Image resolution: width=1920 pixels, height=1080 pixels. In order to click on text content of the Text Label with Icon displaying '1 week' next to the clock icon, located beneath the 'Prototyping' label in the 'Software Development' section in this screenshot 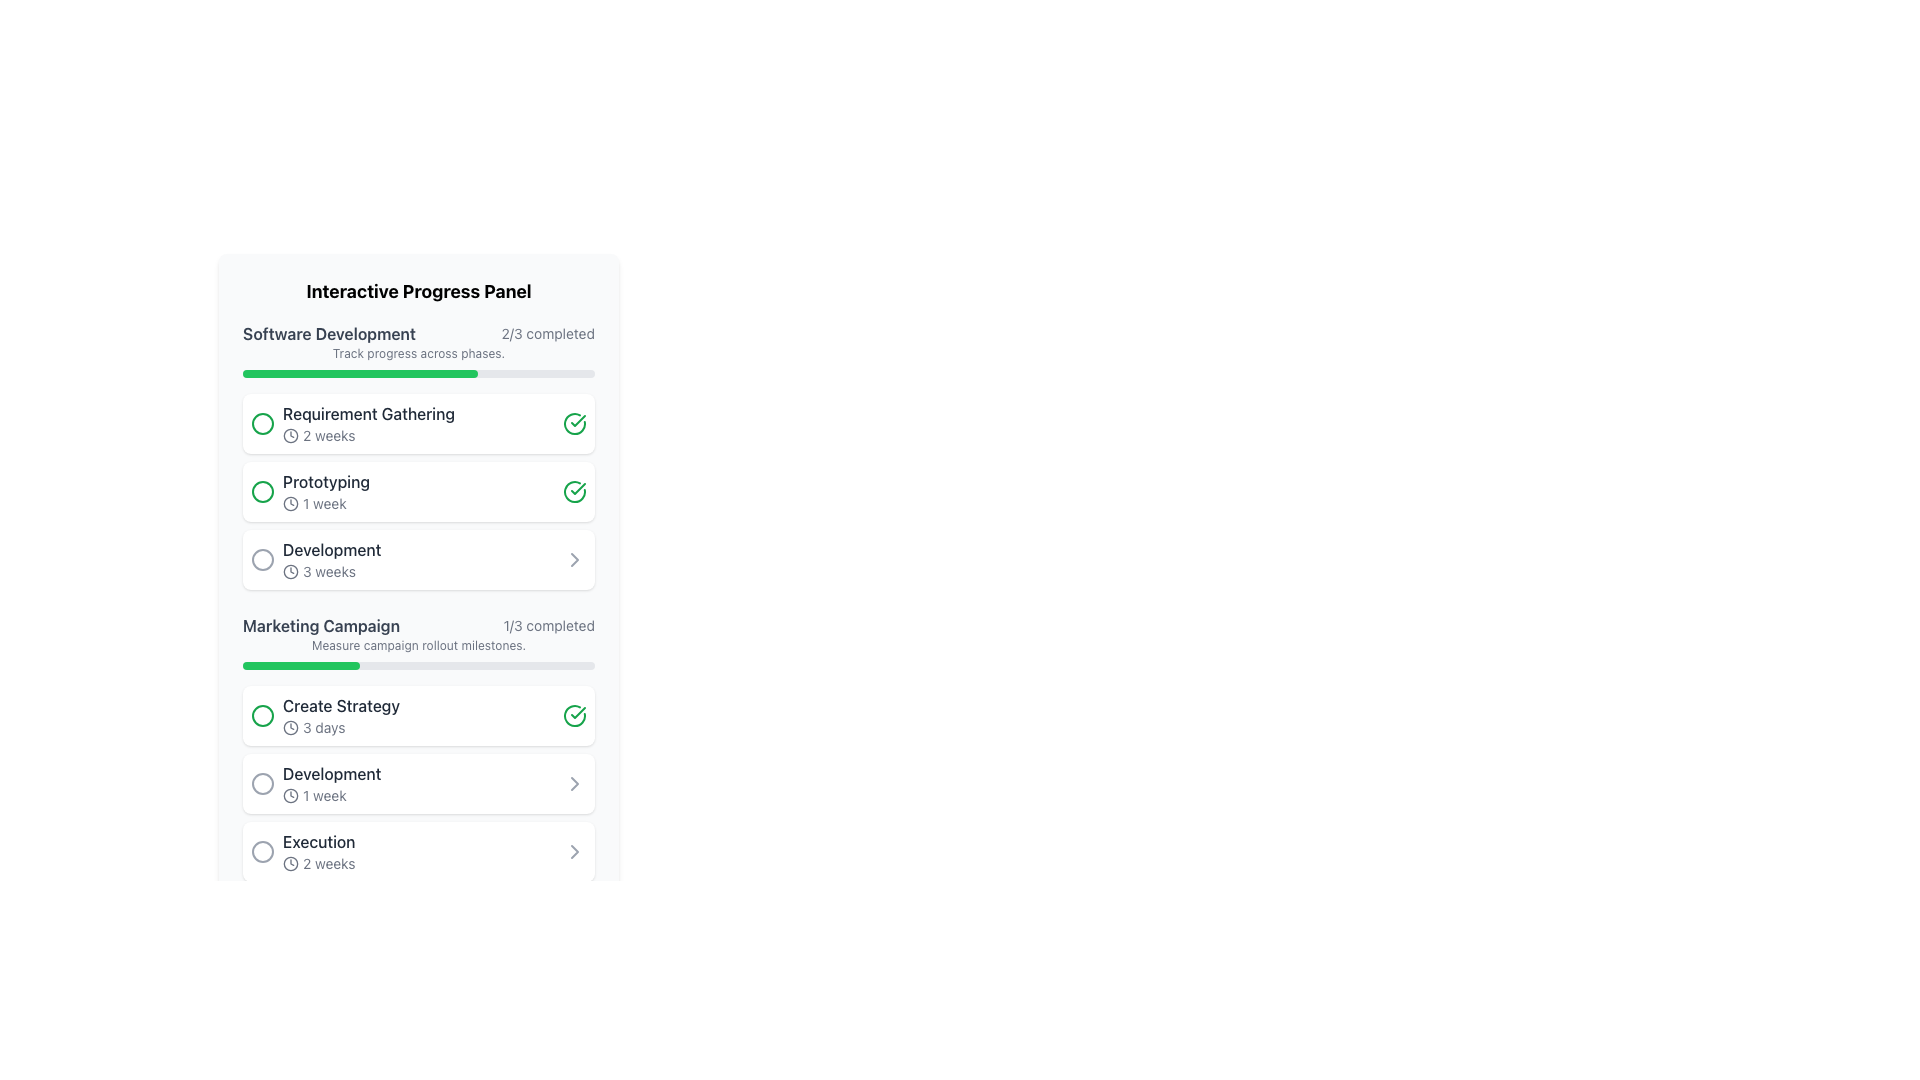, I will do `click(326, 503)`.